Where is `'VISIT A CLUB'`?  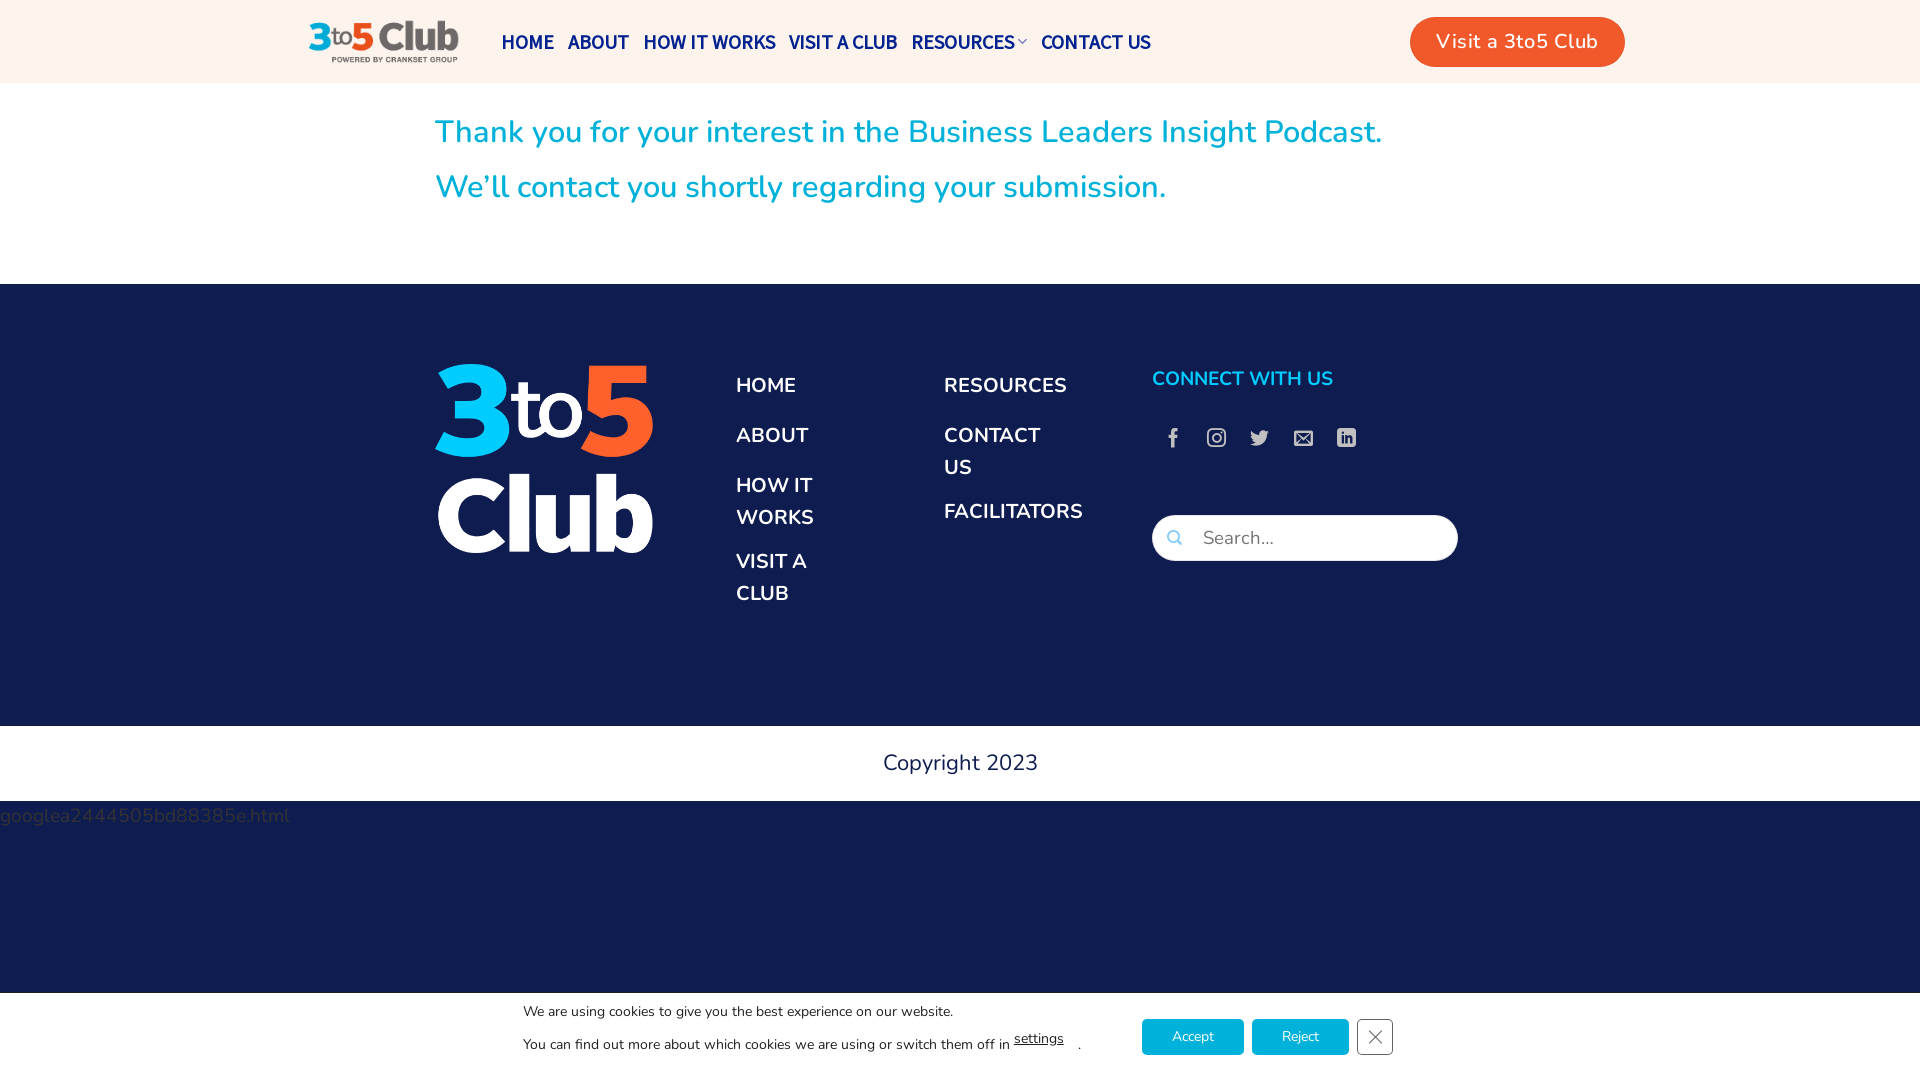 'VISIT A CLUB' is located at coordinates (787, 42).